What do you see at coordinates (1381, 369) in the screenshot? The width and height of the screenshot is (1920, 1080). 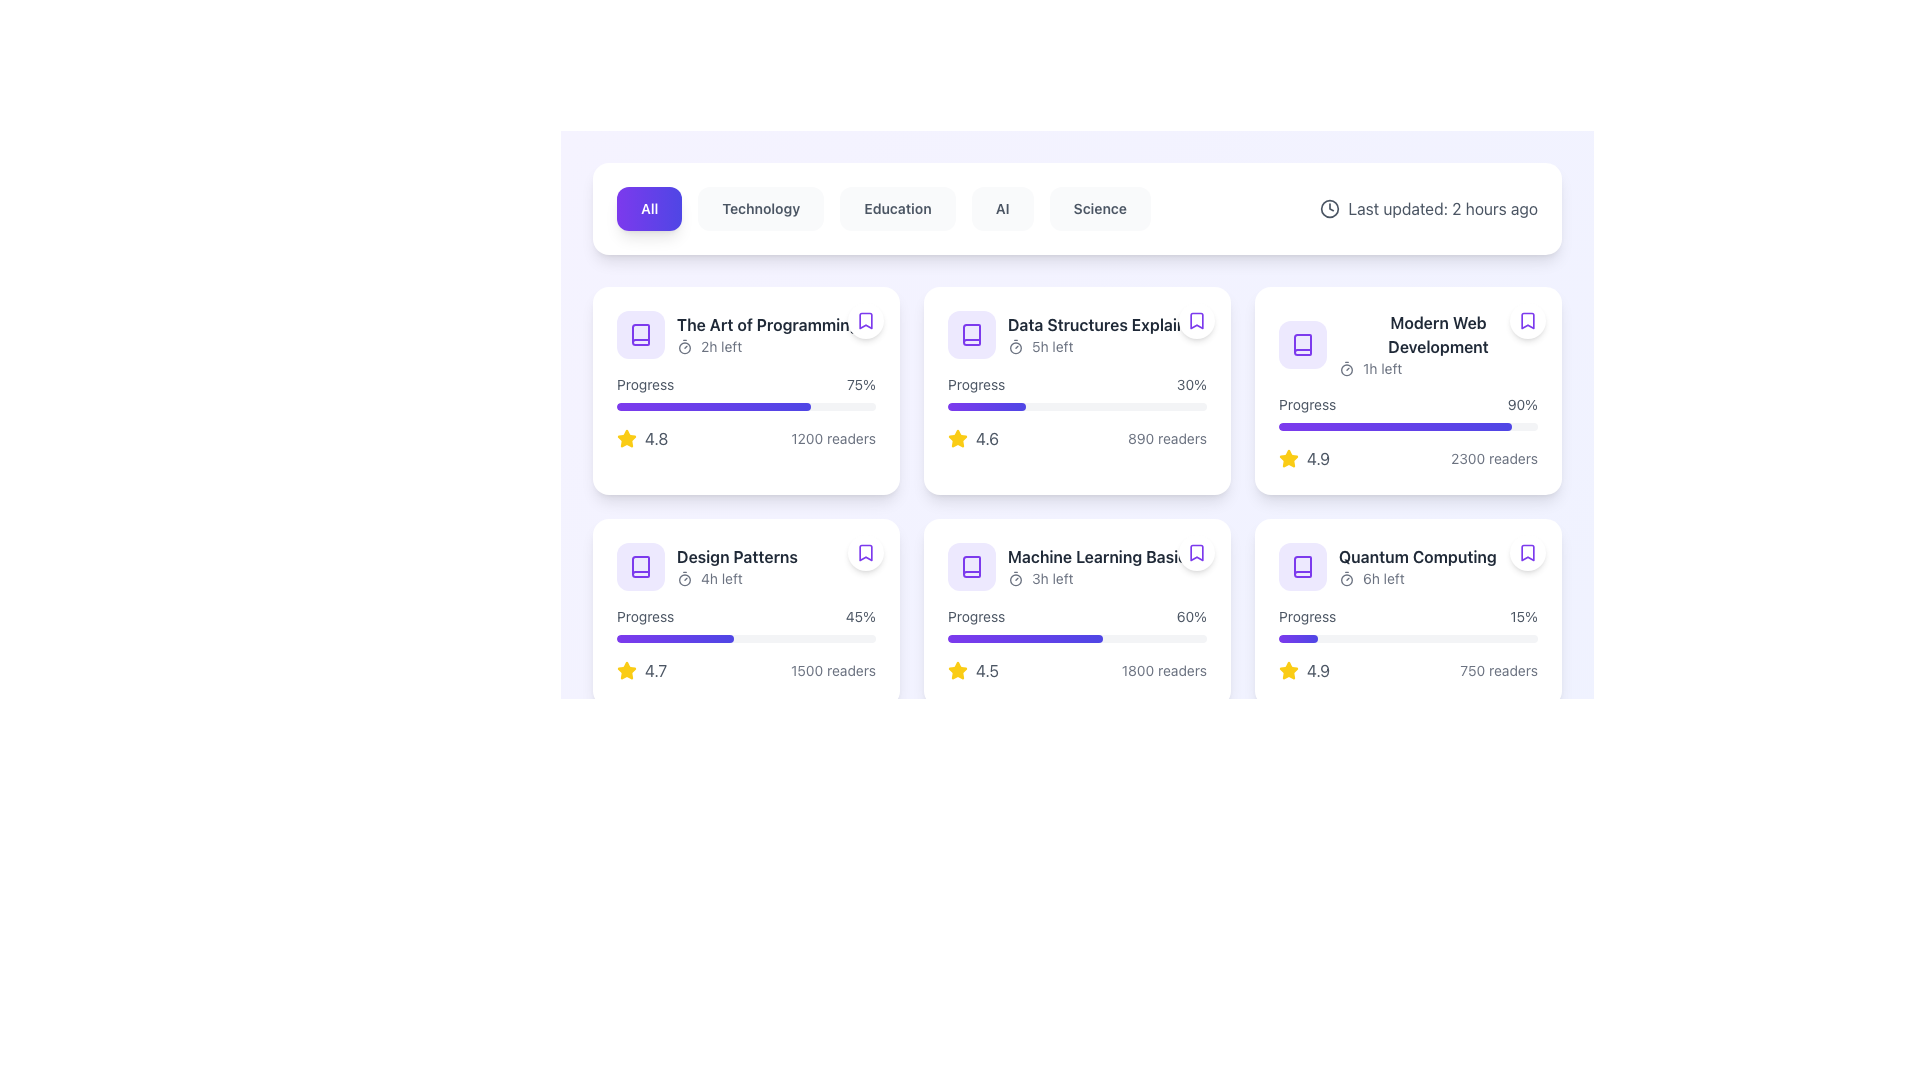 I see `the text label displaying '1h left' which is styled in small gray font, located centrally within the card for 'Modern Web Development', below the main title` at bounding box center [1381, 369].